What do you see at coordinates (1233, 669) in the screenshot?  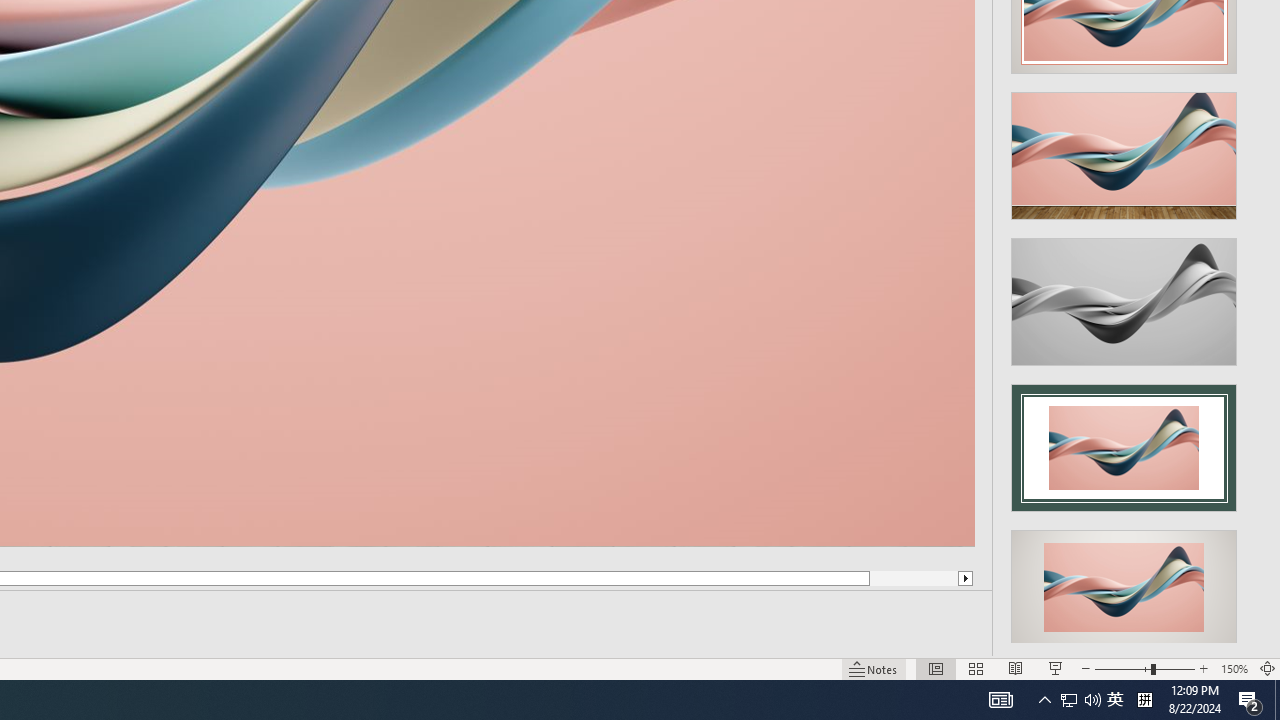 I see `'Zoom 150%'` at bounding box center [1233, 669].